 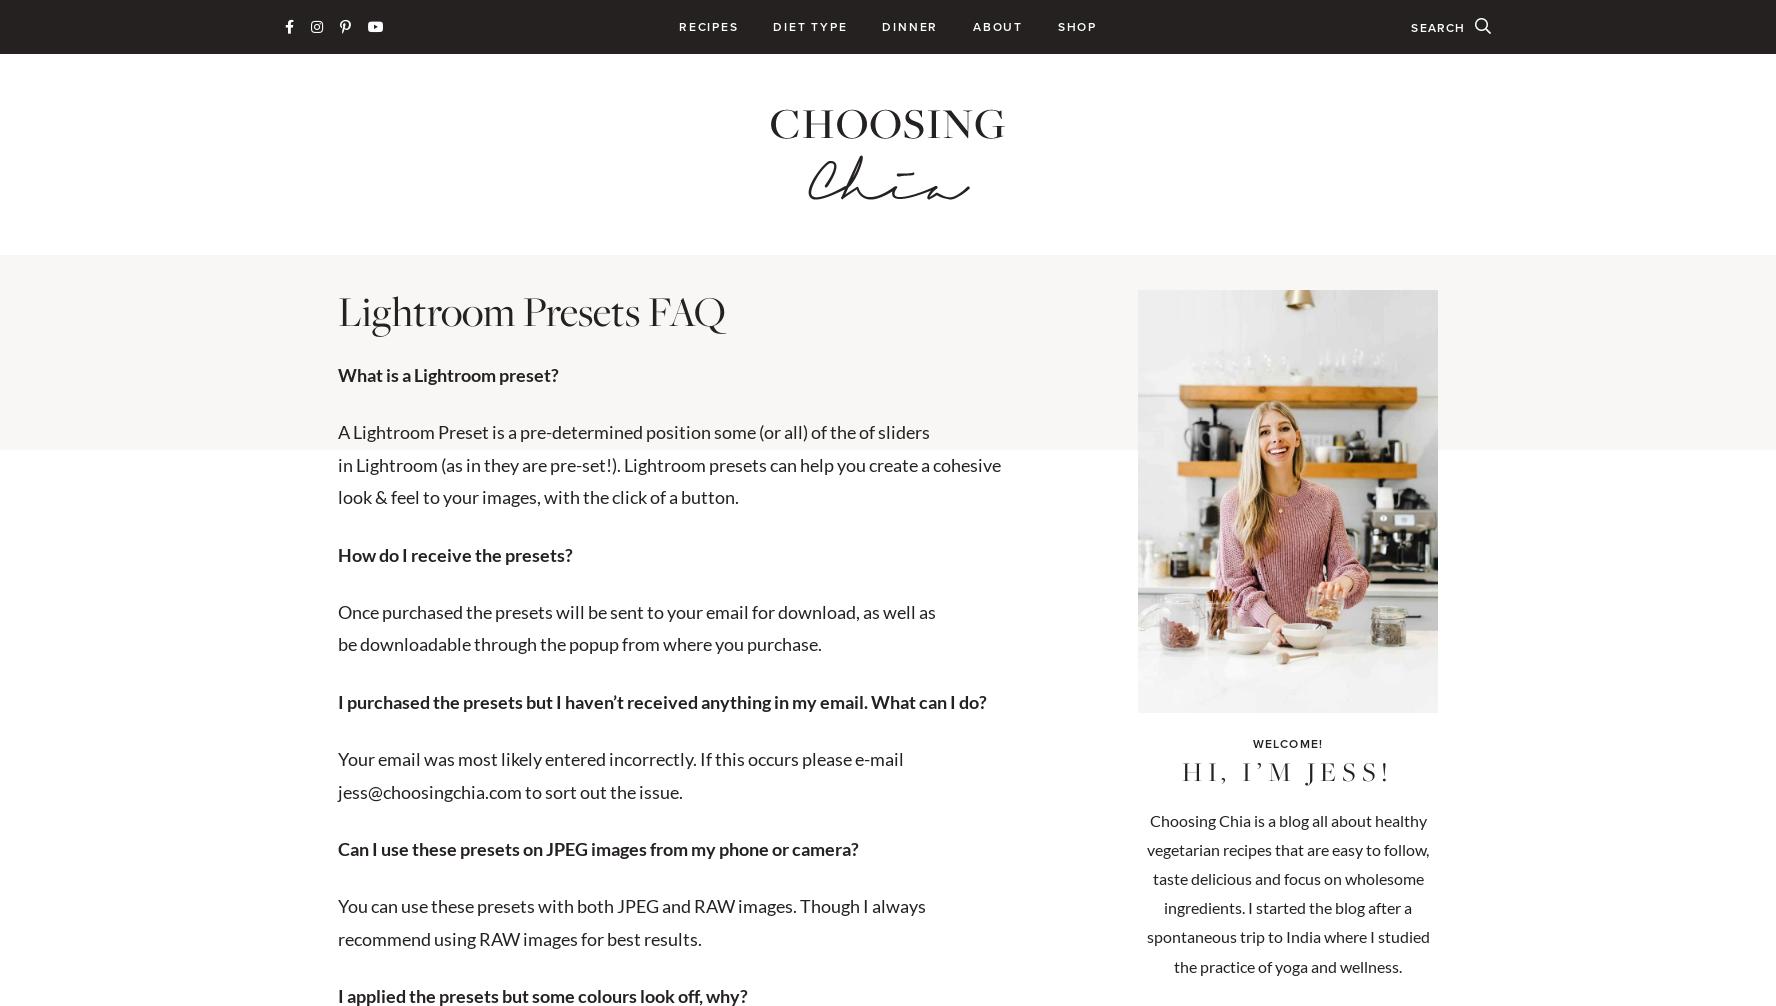 I want to click on 'How do I receive the presets?', so click(x=336, y=554).